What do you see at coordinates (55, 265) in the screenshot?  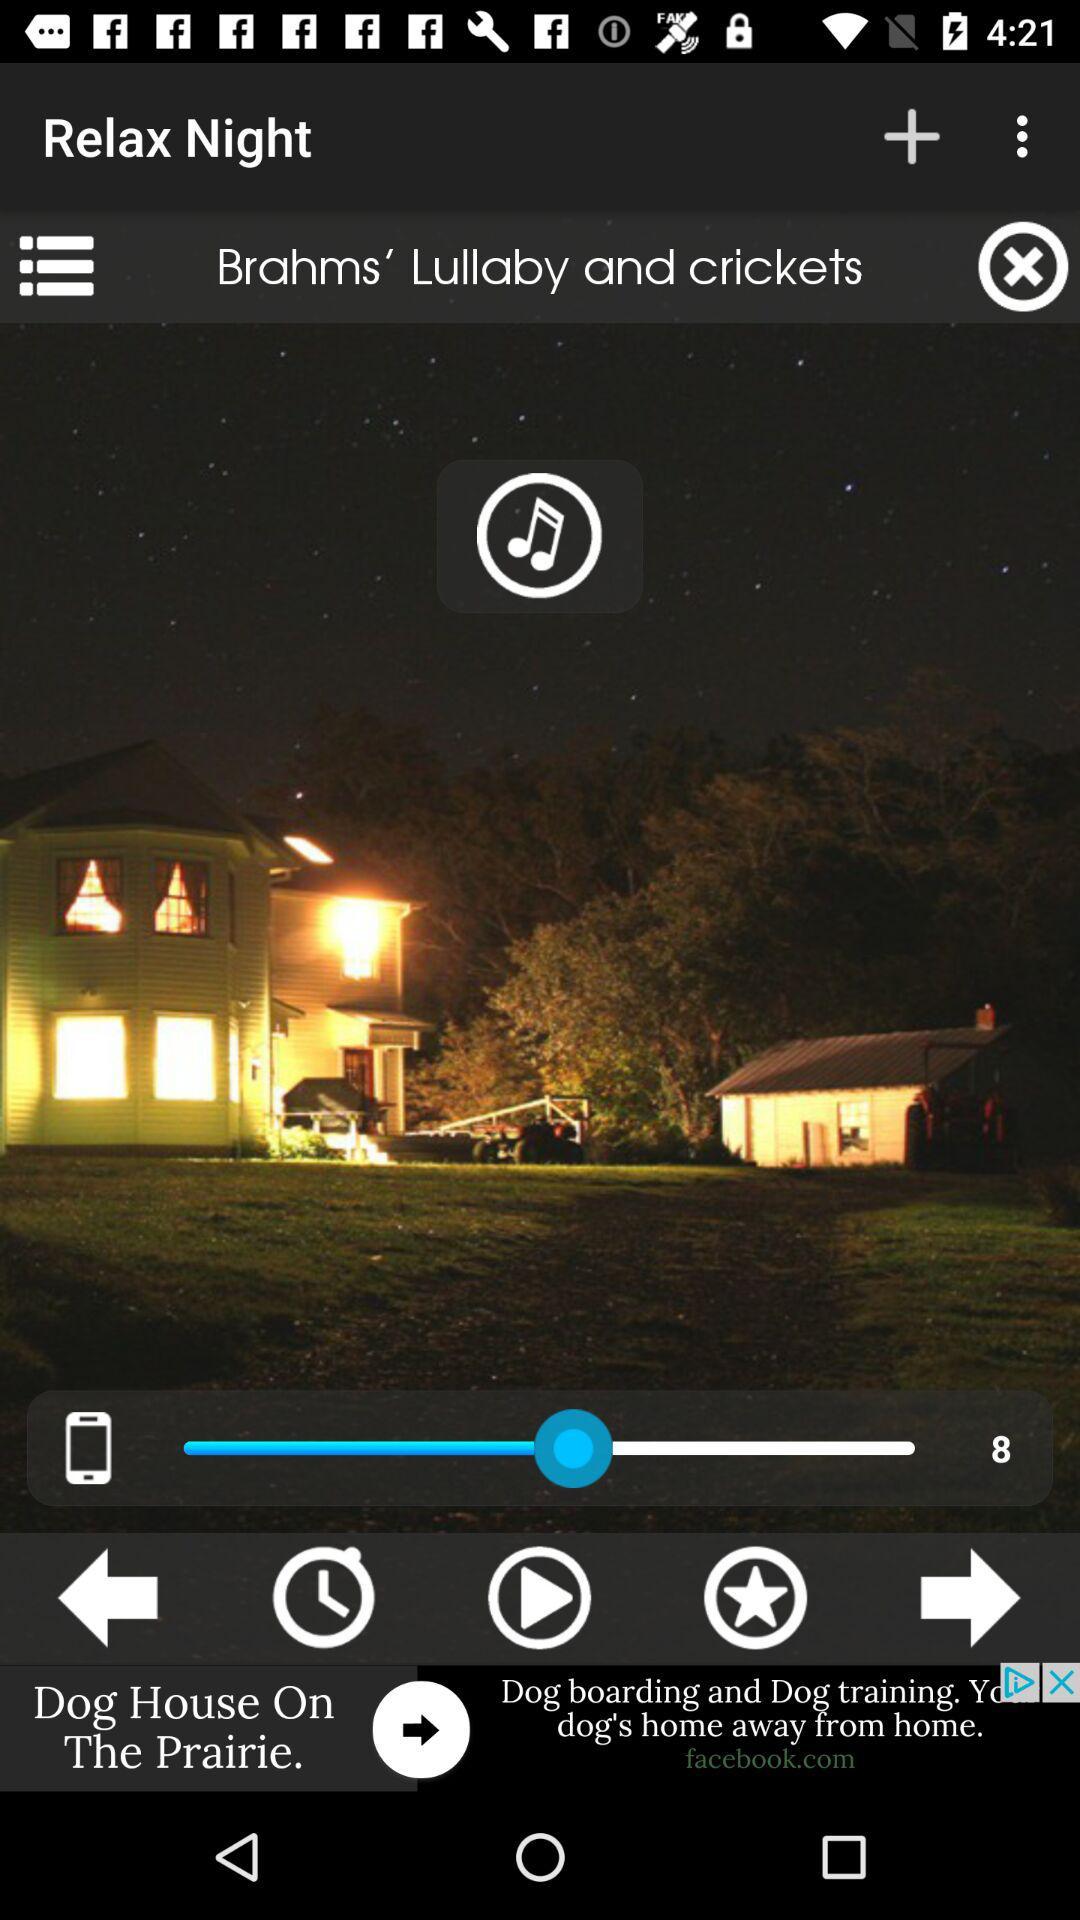 I see `app next to the brahms lullaby and item` at bounding box center [55, 265].